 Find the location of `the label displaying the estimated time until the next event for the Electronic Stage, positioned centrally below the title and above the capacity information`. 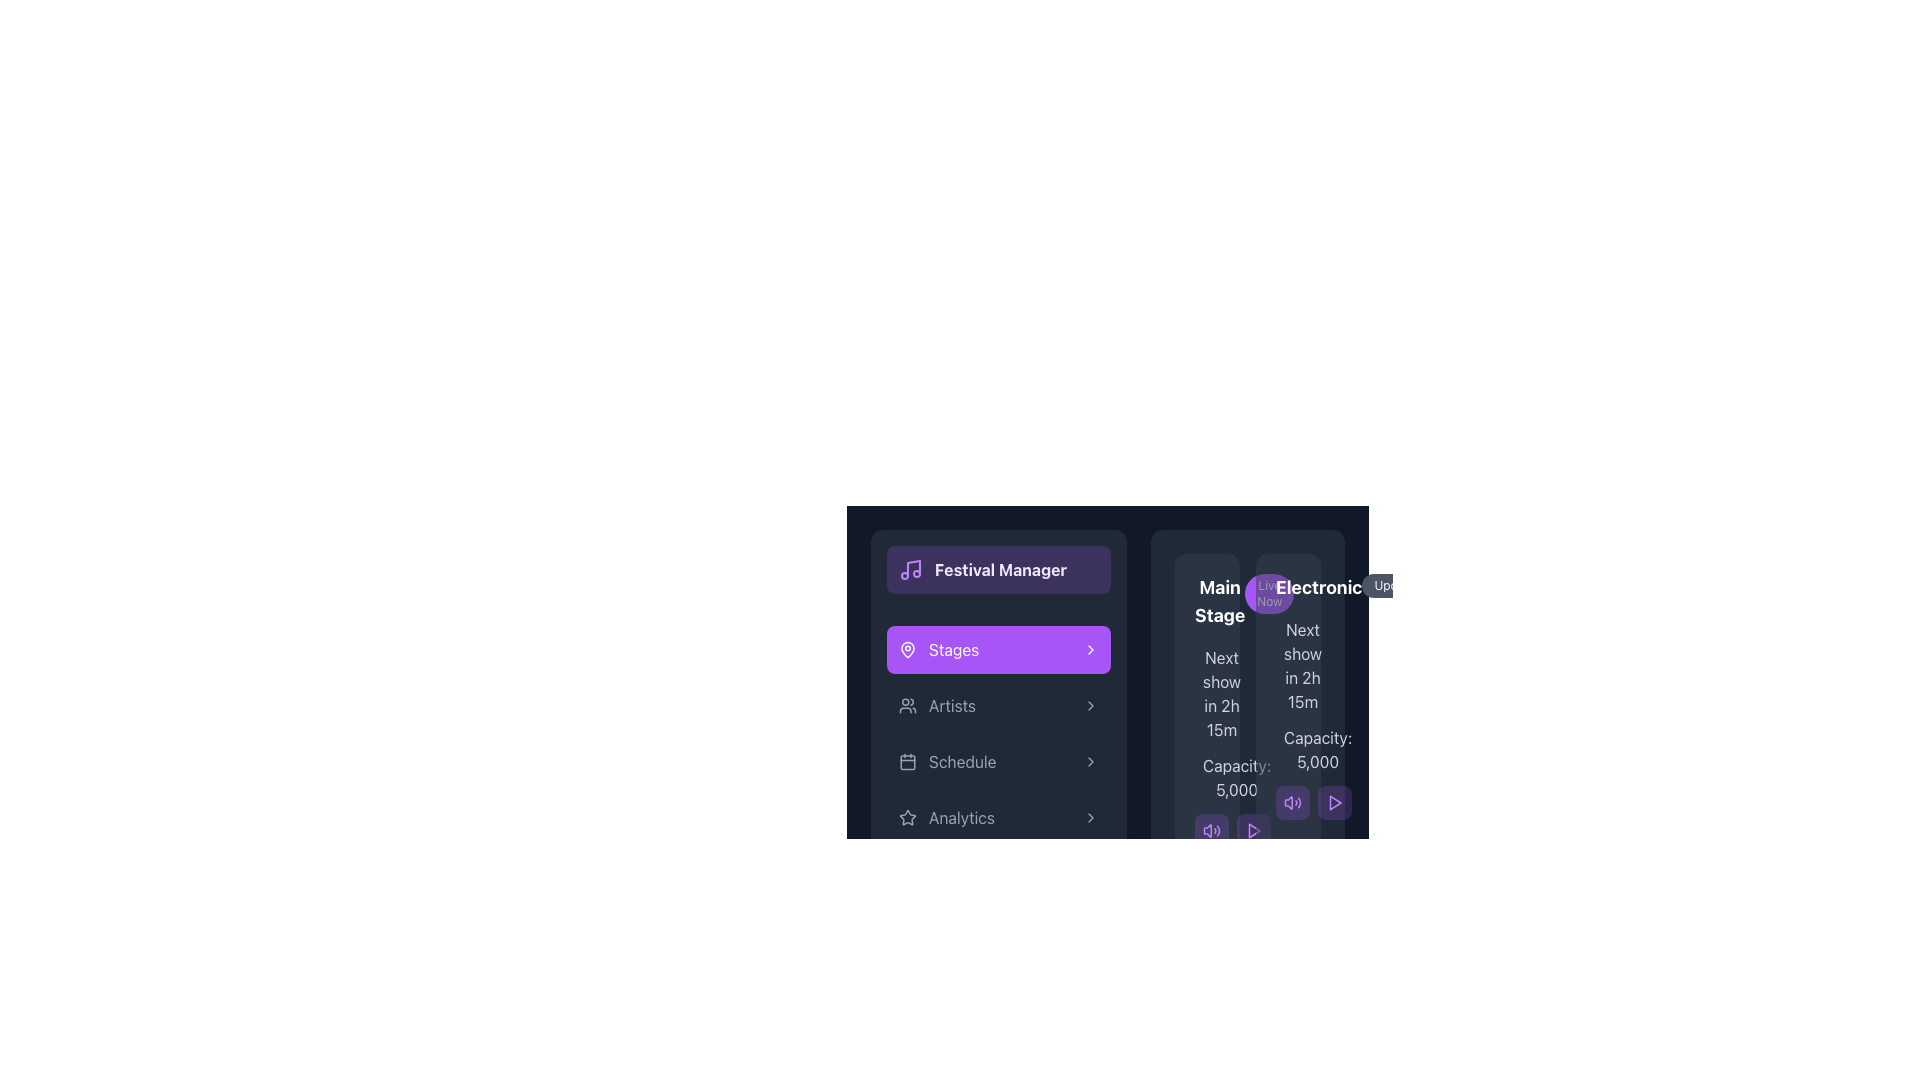

the label displaying the estimated time until the next event for the Electronic Stage, positioned centrally below the title and above the capacity information is located at coordinates (1303, 666).